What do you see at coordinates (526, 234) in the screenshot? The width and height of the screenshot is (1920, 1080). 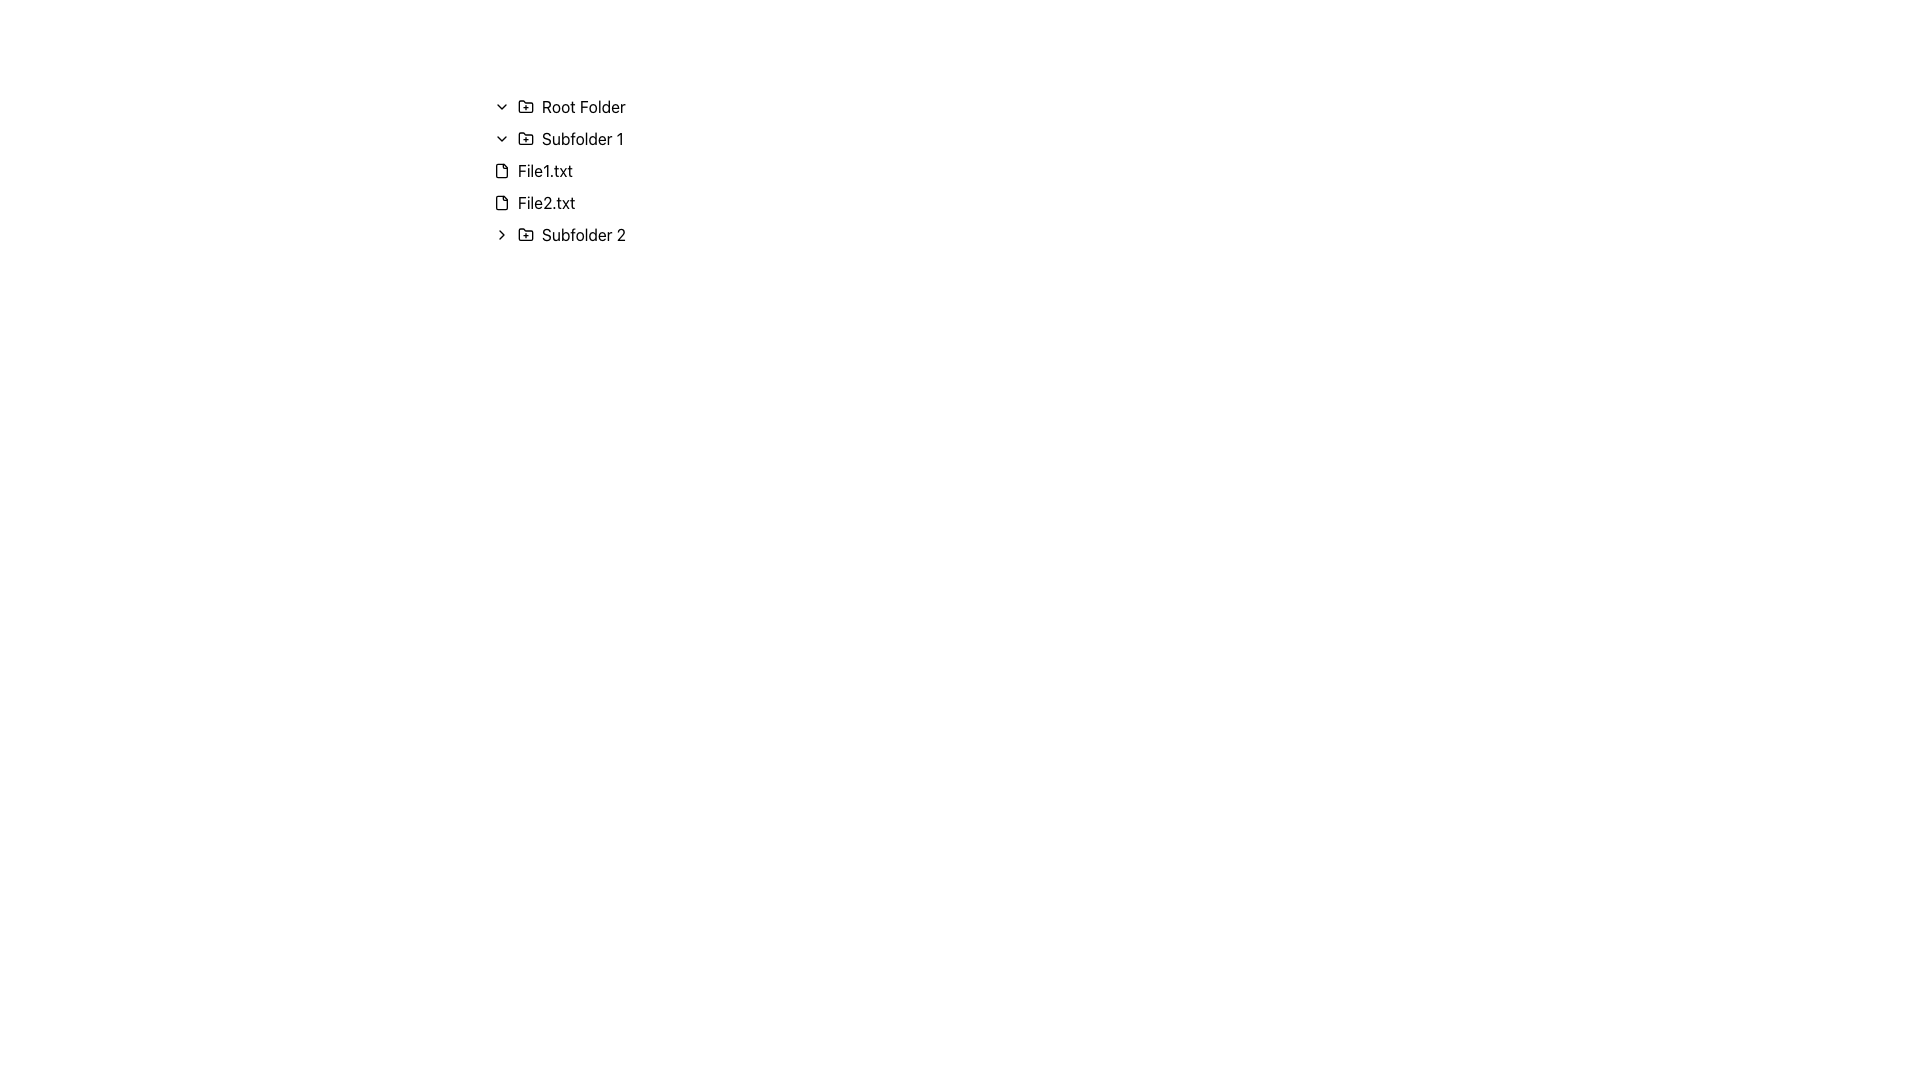 I see `the folder icon with a '+' sign located to the left of 'Subfolder 2'` at bounding box center [526, 234].